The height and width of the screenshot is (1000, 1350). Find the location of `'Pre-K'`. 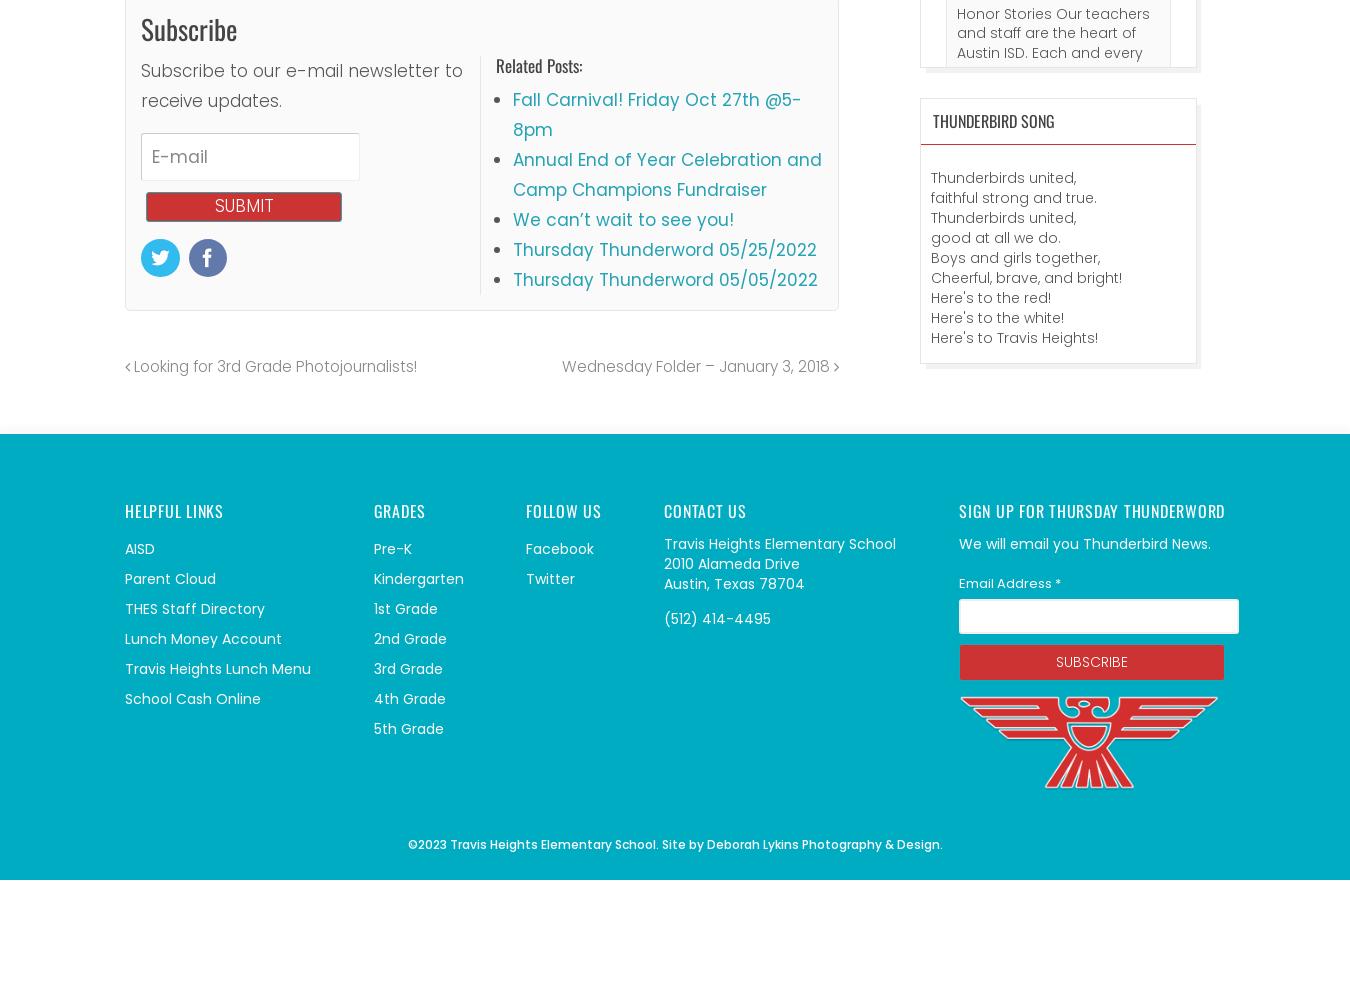

'Pre-K' is located at coordinates (373, 548).